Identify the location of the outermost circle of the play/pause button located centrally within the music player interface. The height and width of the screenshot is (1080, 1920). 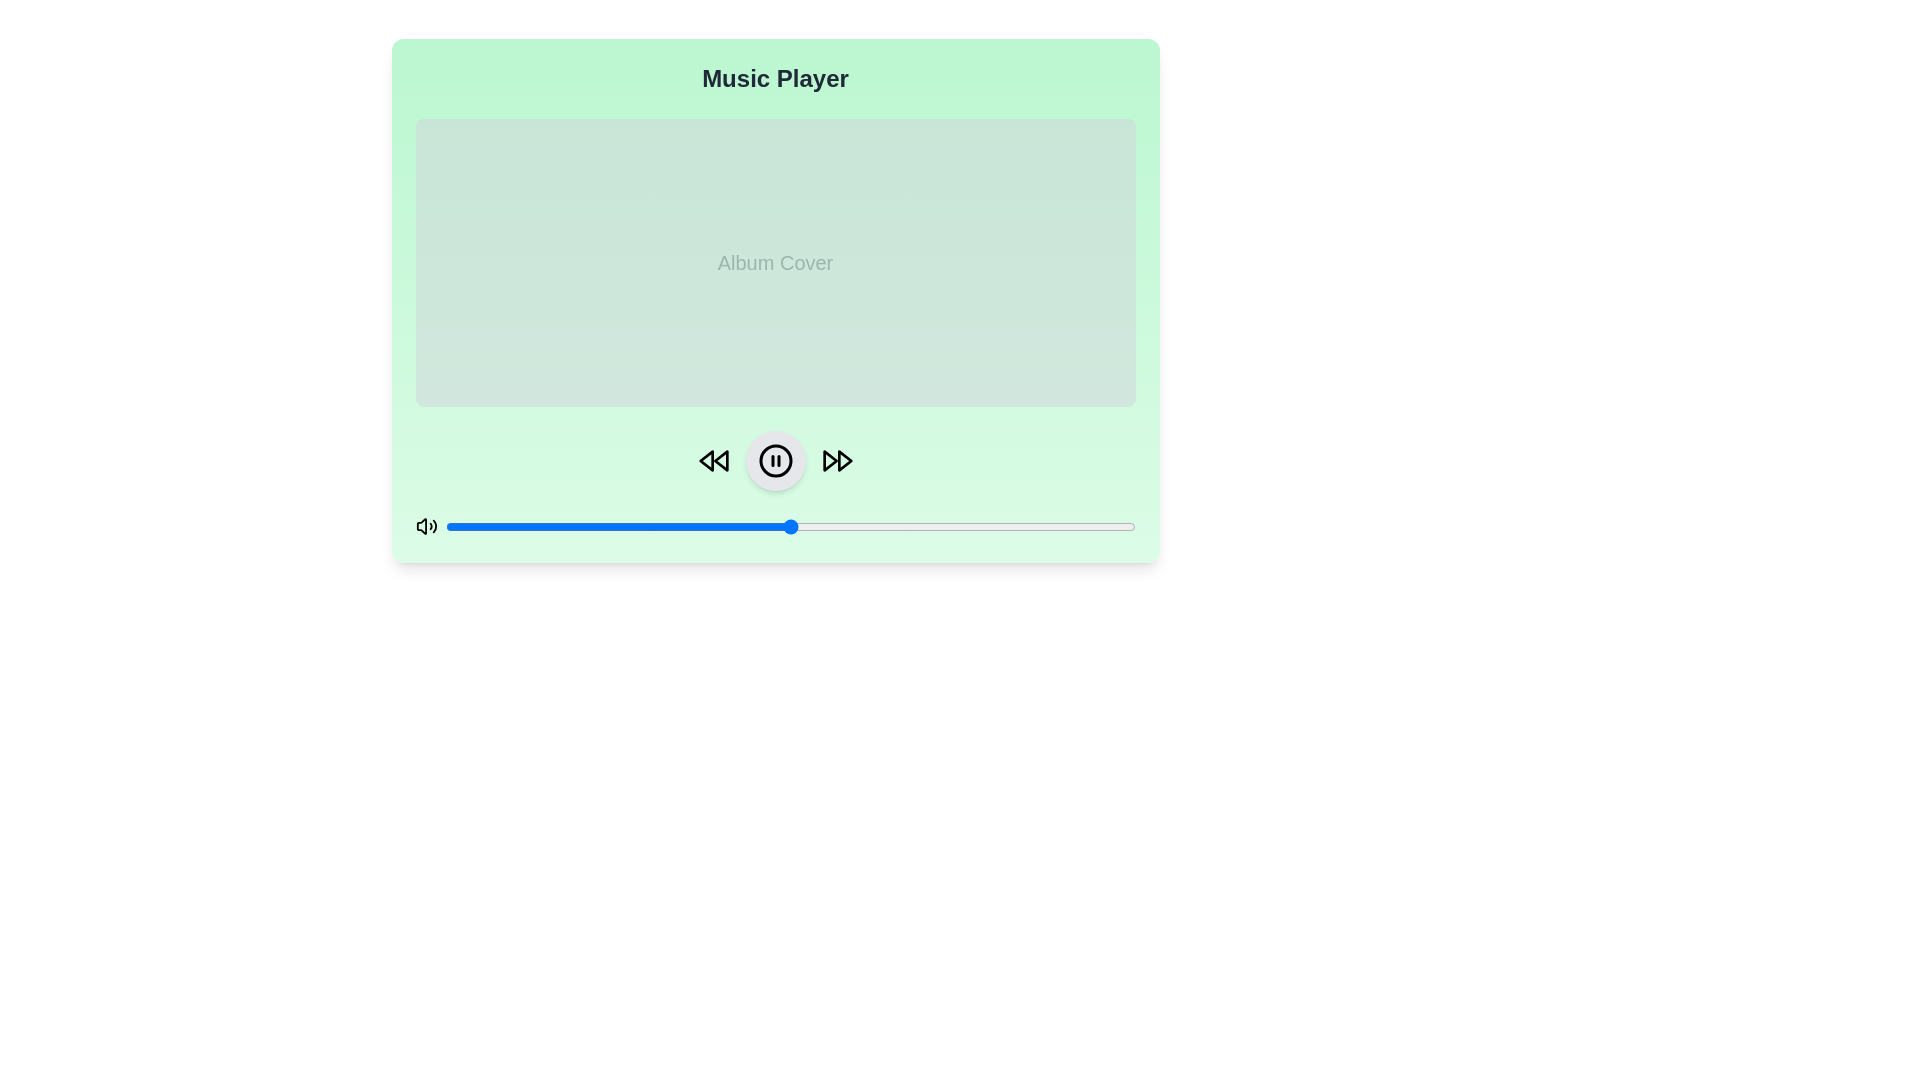
(774, 461).